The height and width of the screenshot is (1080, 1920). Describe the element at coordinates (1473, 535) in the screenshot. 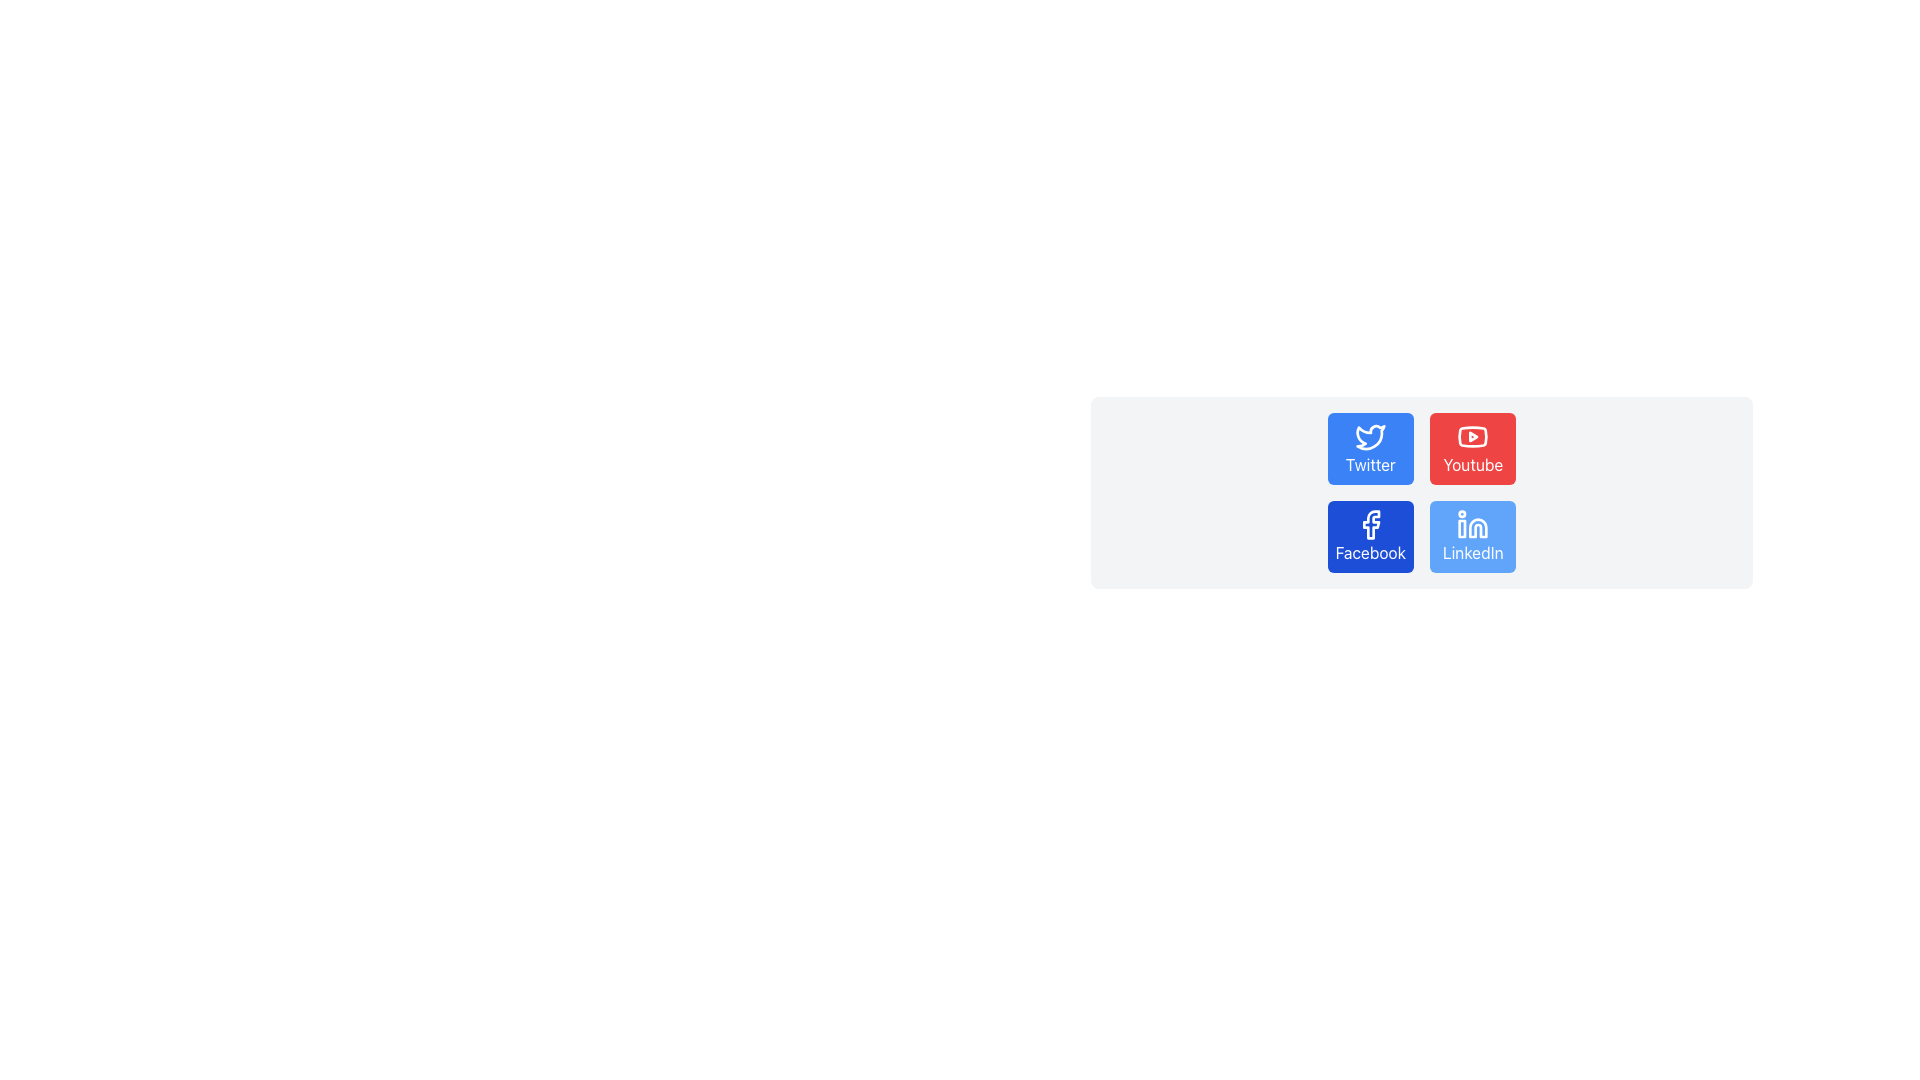

I see `the LinkedIn button located in the bottom right corner of the grid layout to observe the hover effects` at that location.